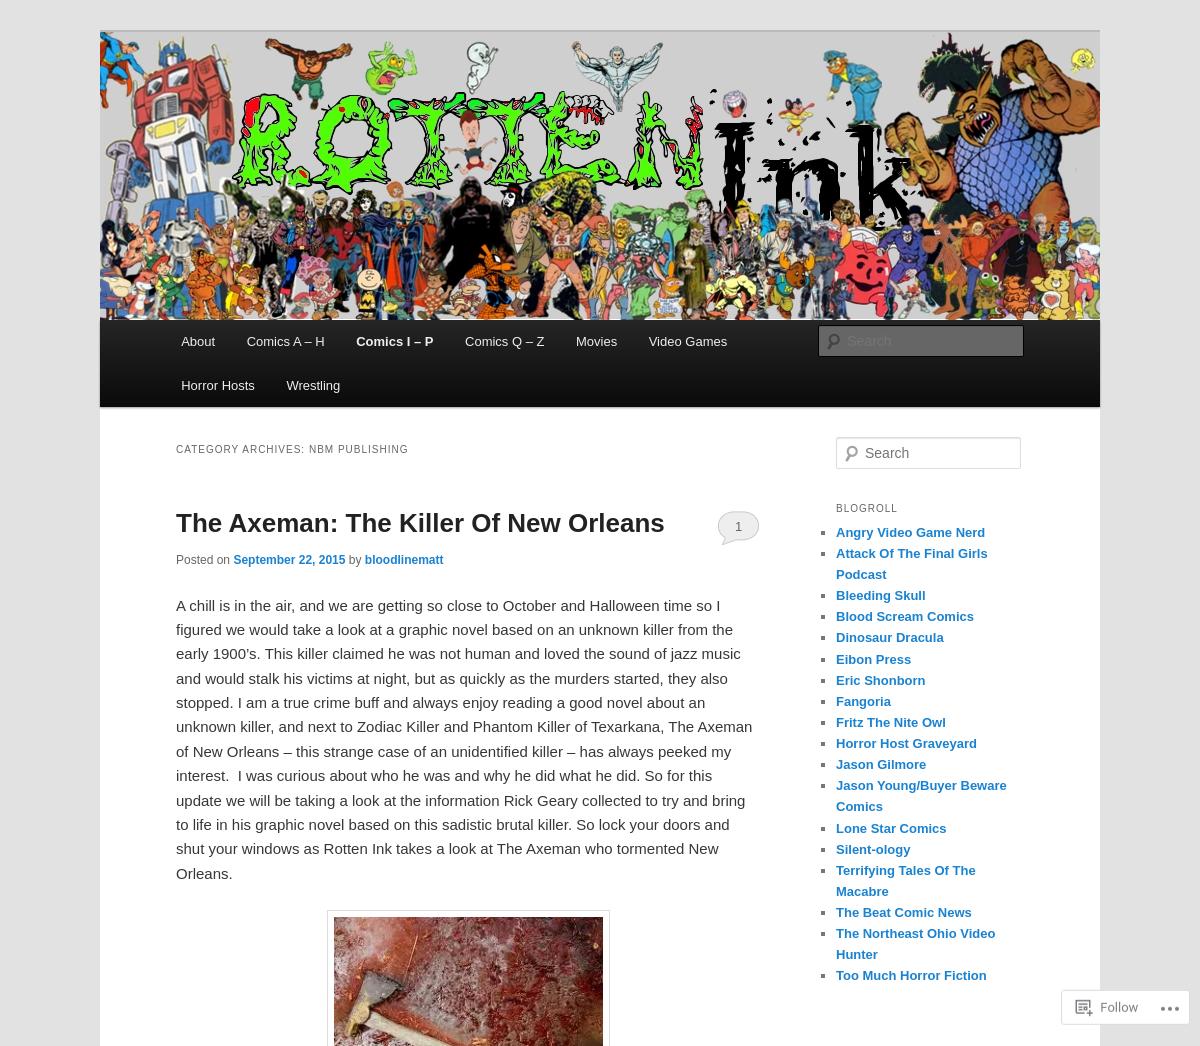 This screenshot has width=1200, height=1046. Describe the element at coordinates (906, 742) in the screenshot. I see `'Horror Host Graveyard'` at that location.